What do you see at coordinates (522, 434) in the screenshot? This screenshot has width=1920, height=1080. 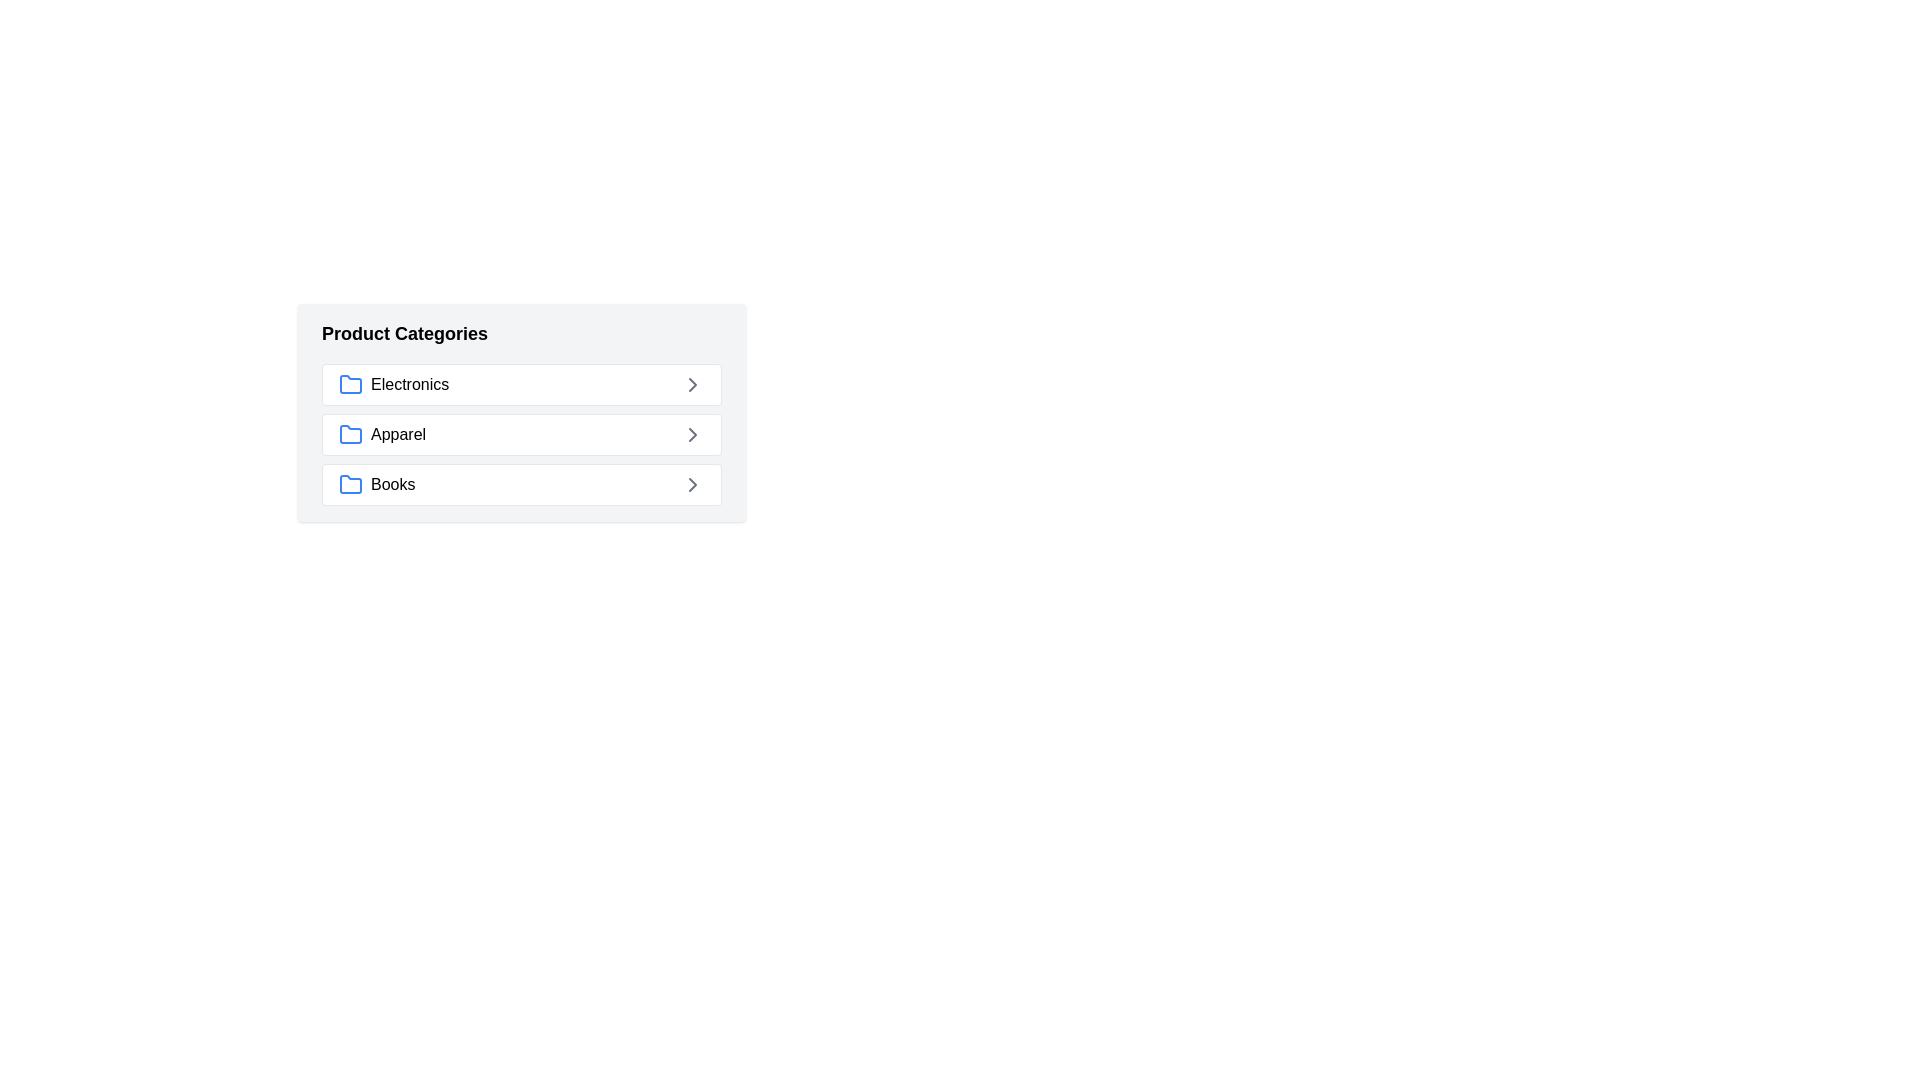 I see `the second selectable list item for the category 'Apparel'` at bounding box center [522, 434].